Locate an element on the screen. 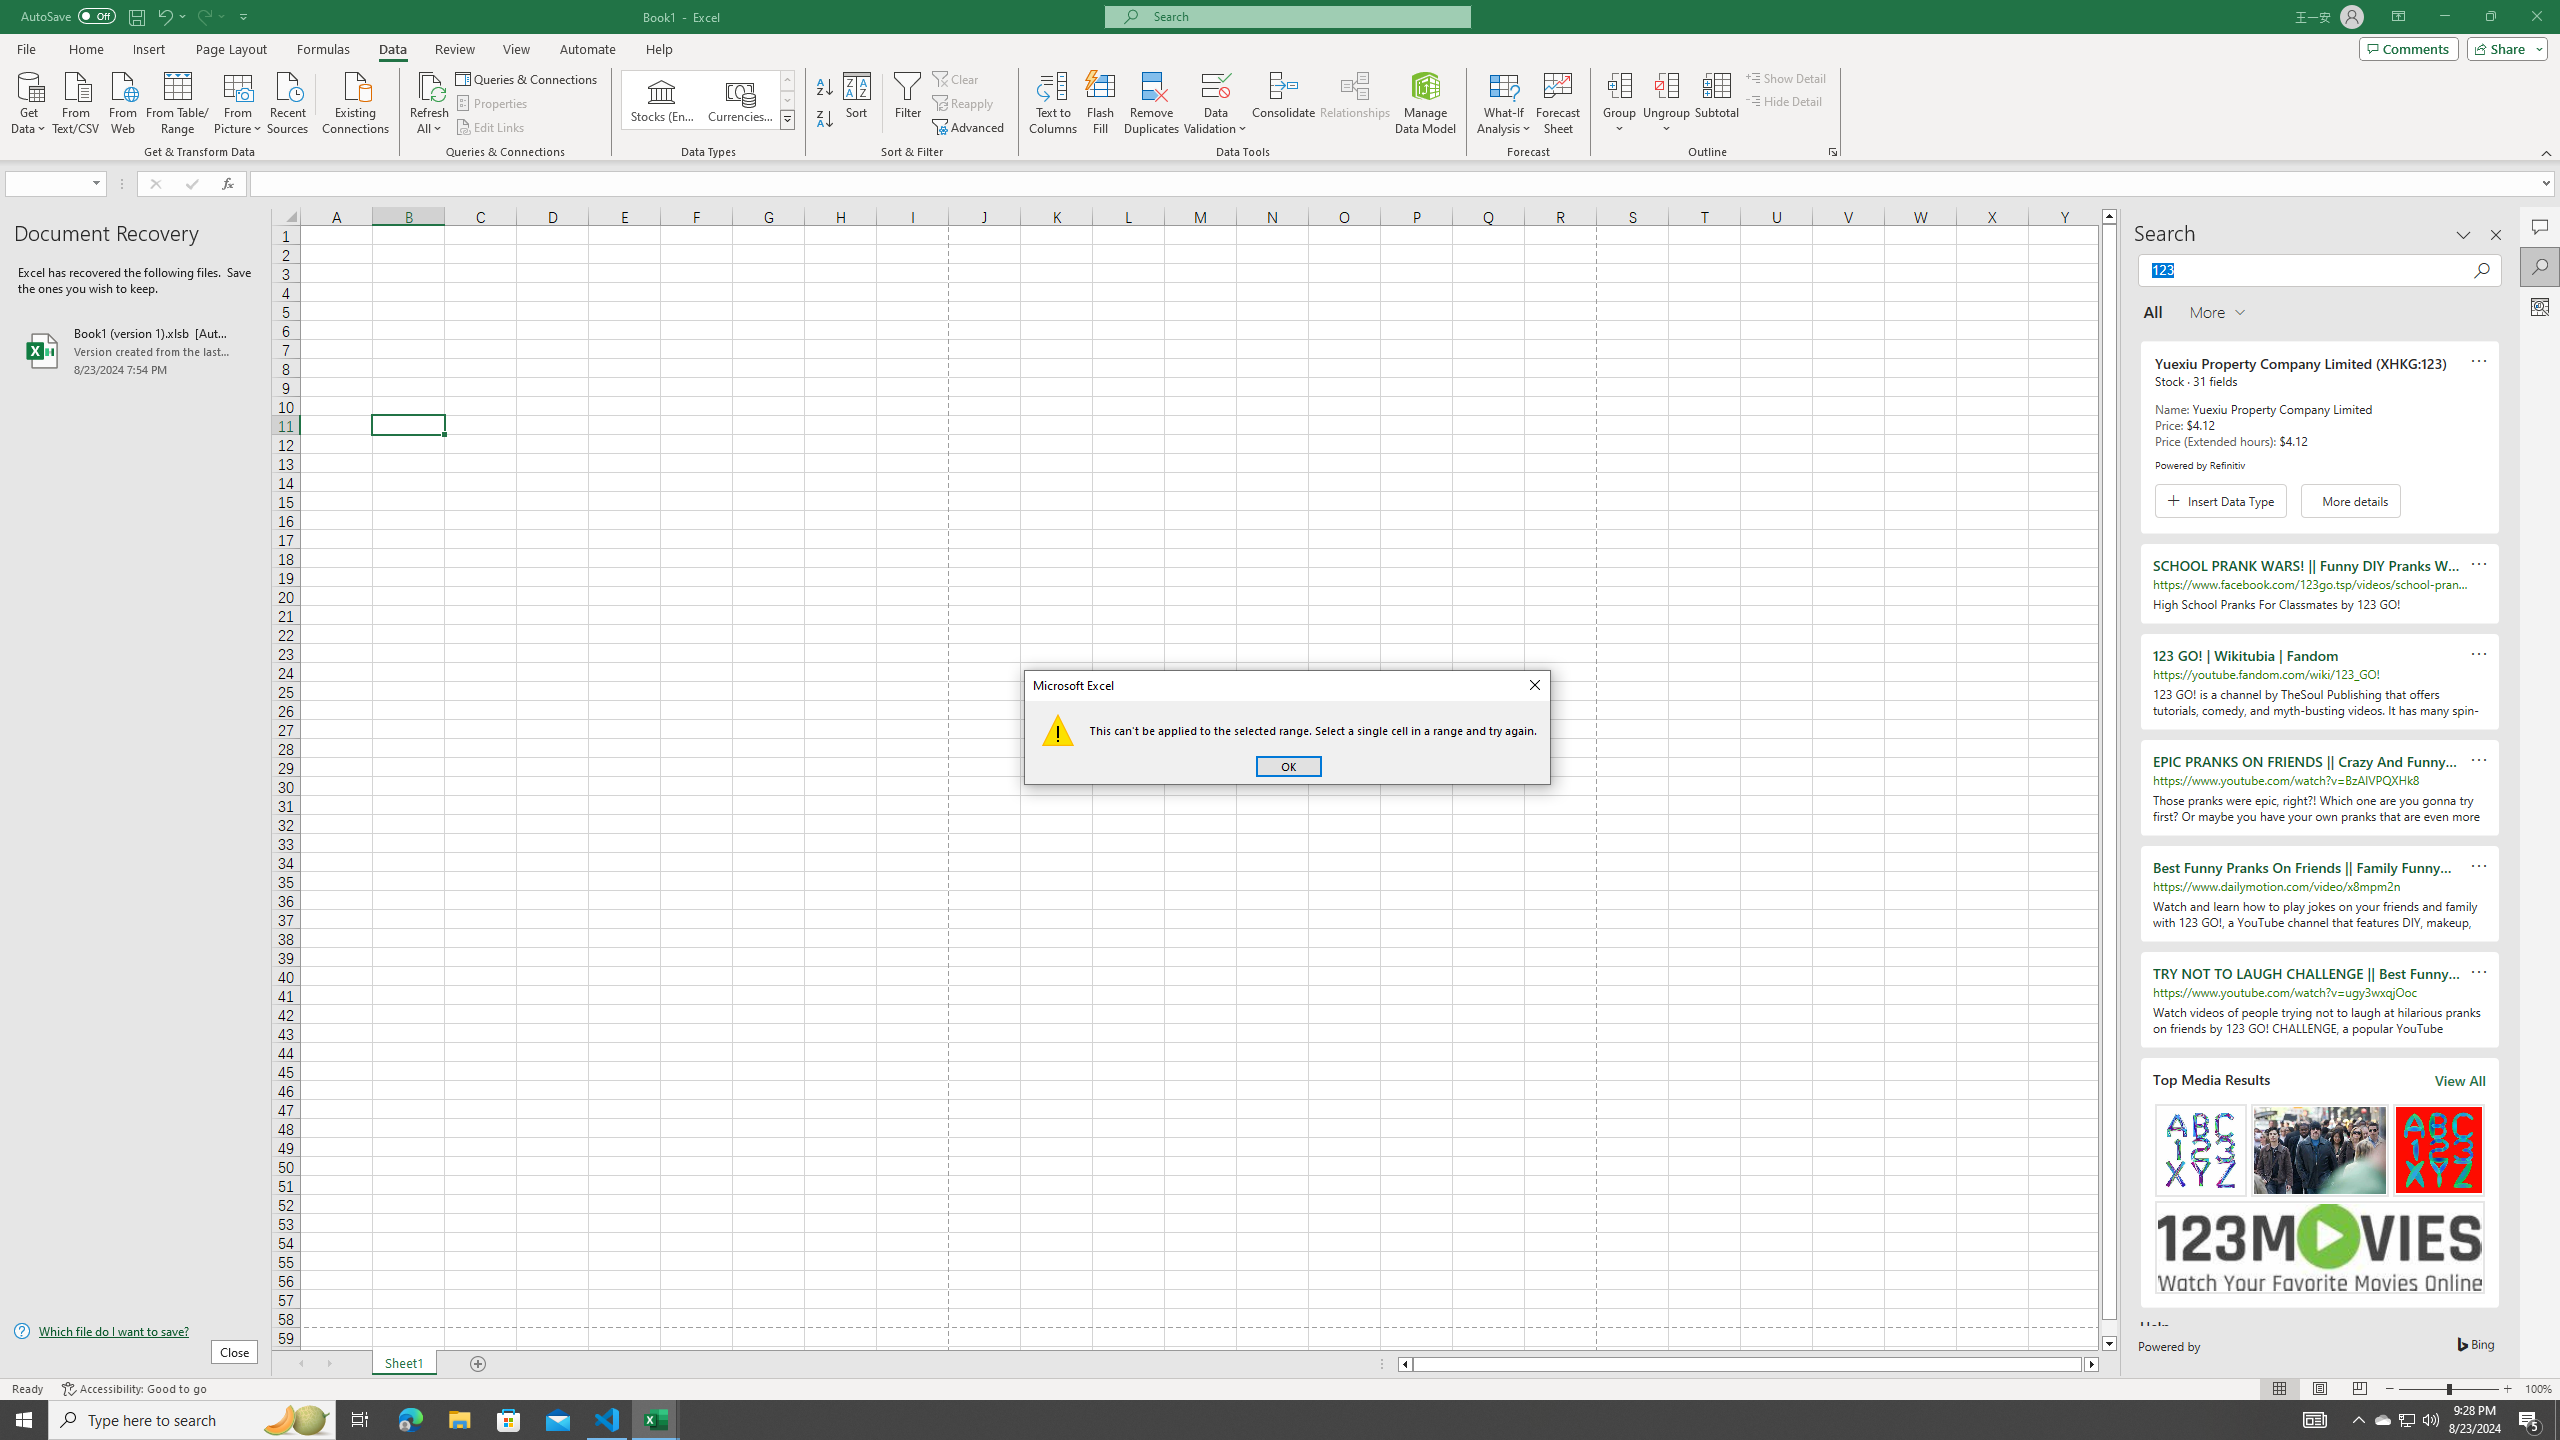  'Microsoft Edge' is located at coordinates (409, 1418).